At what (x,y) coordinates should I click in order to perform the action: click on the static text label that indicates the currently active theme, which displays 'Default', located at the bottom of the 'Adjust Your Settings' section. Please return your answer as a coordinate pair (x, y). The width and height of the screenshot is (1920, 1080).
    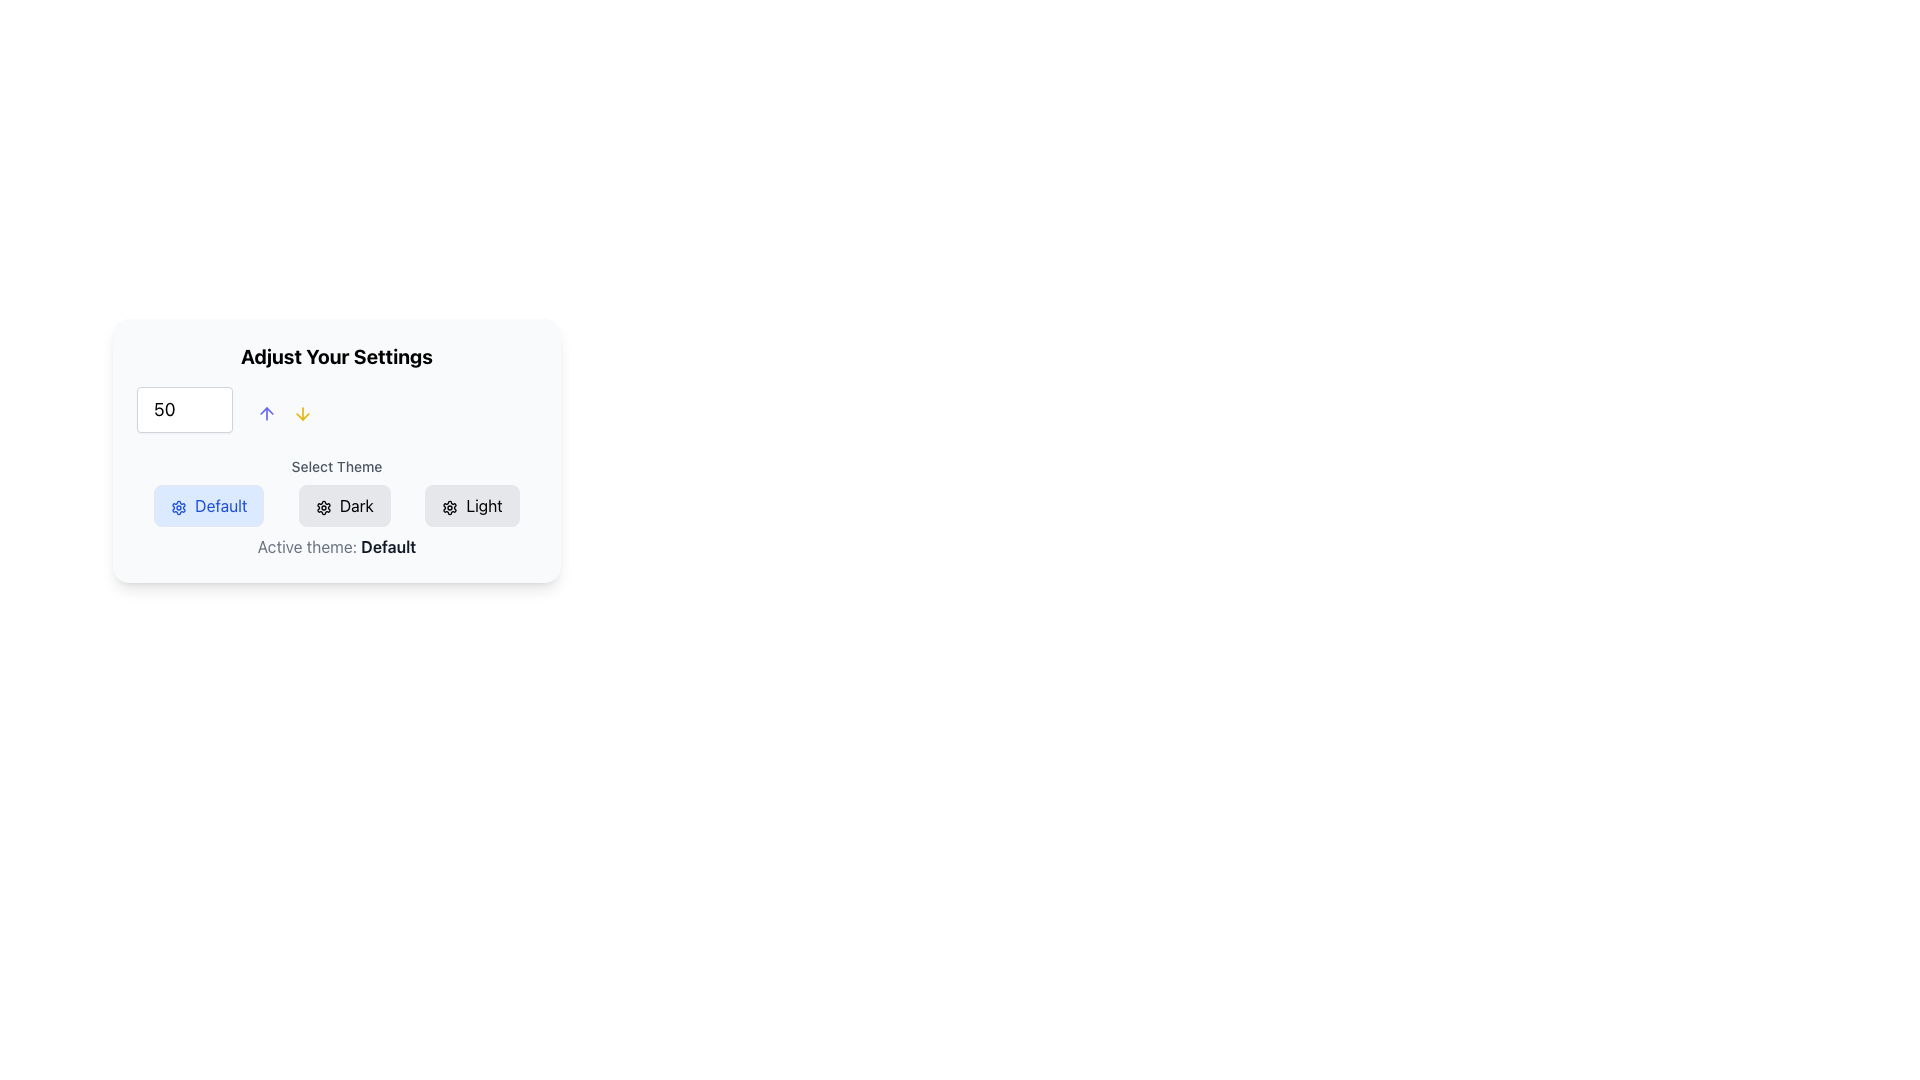
    Looking at the image, I should click on (336, 547).